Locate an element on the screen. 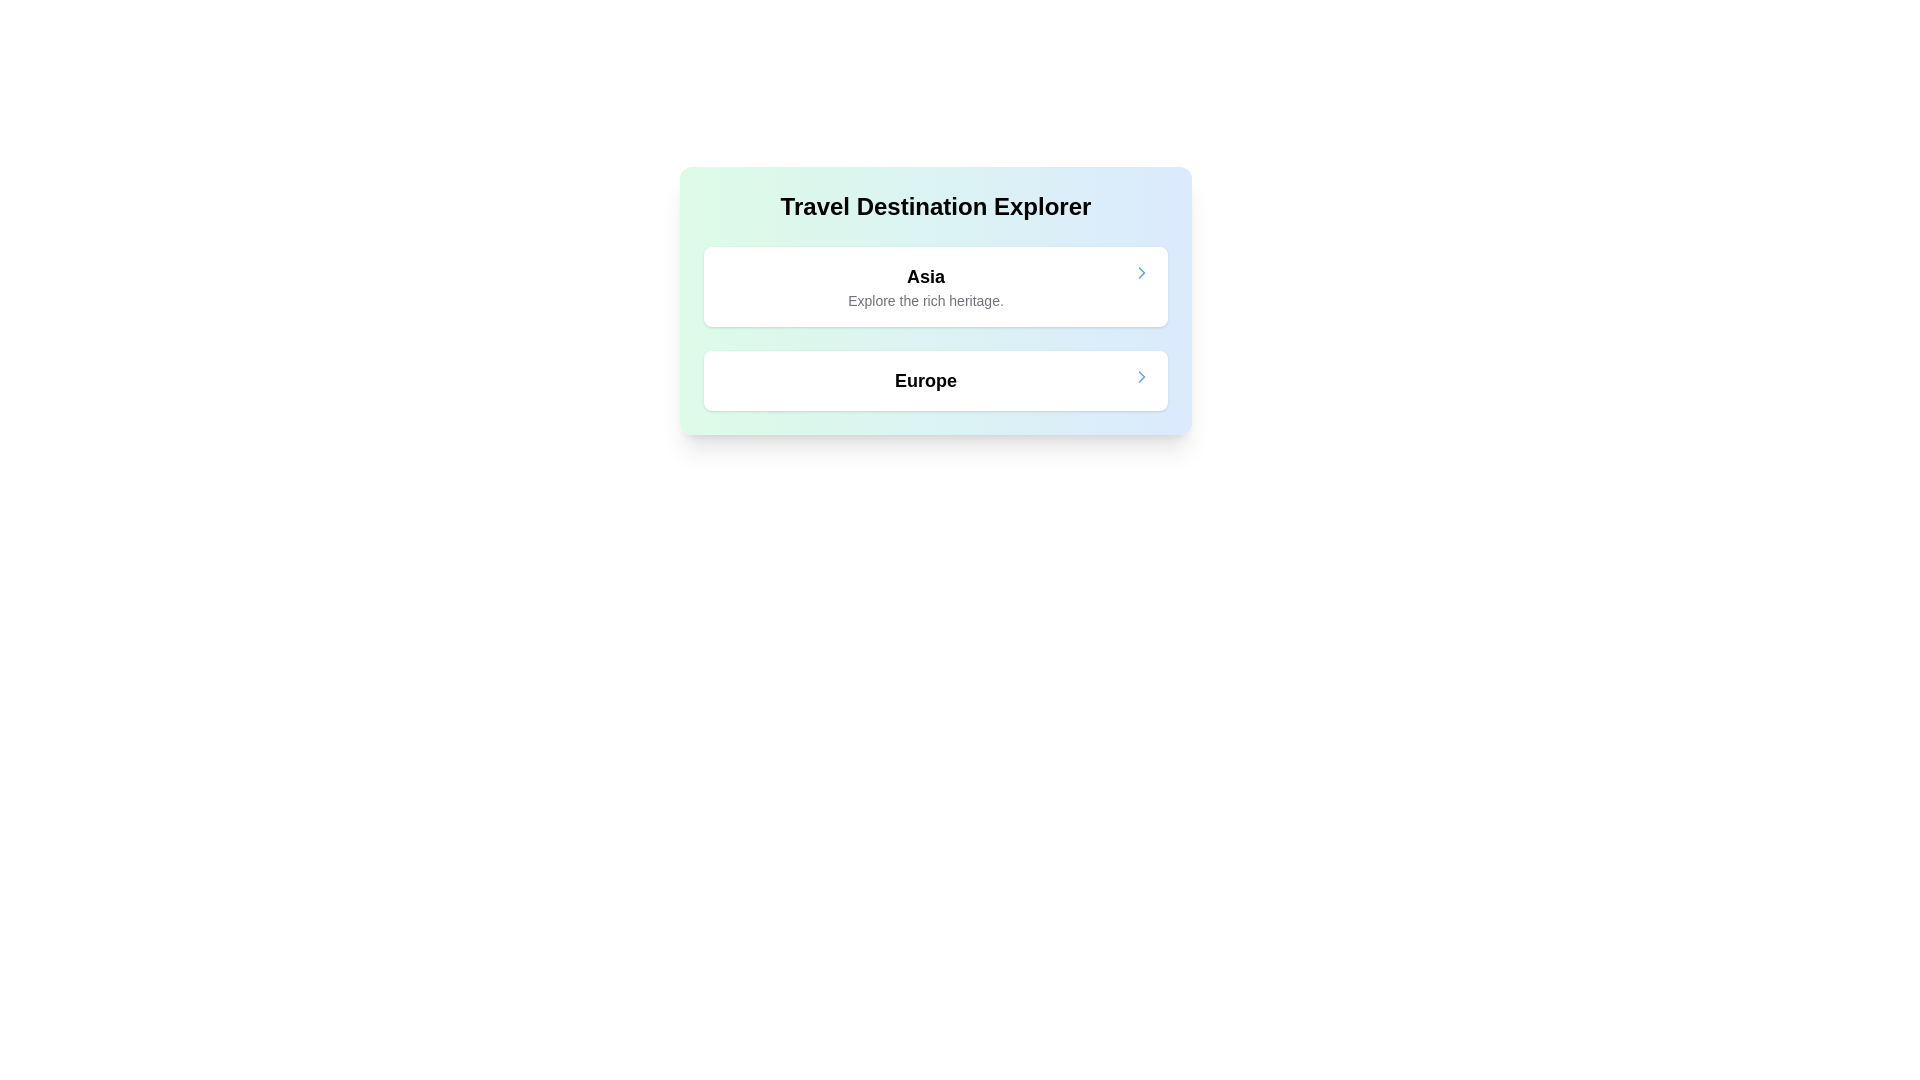  the highlighted region surrounding the rightward-pointing chevron icon next to the 'Asia' text block is located at coordinates (1142, 273).